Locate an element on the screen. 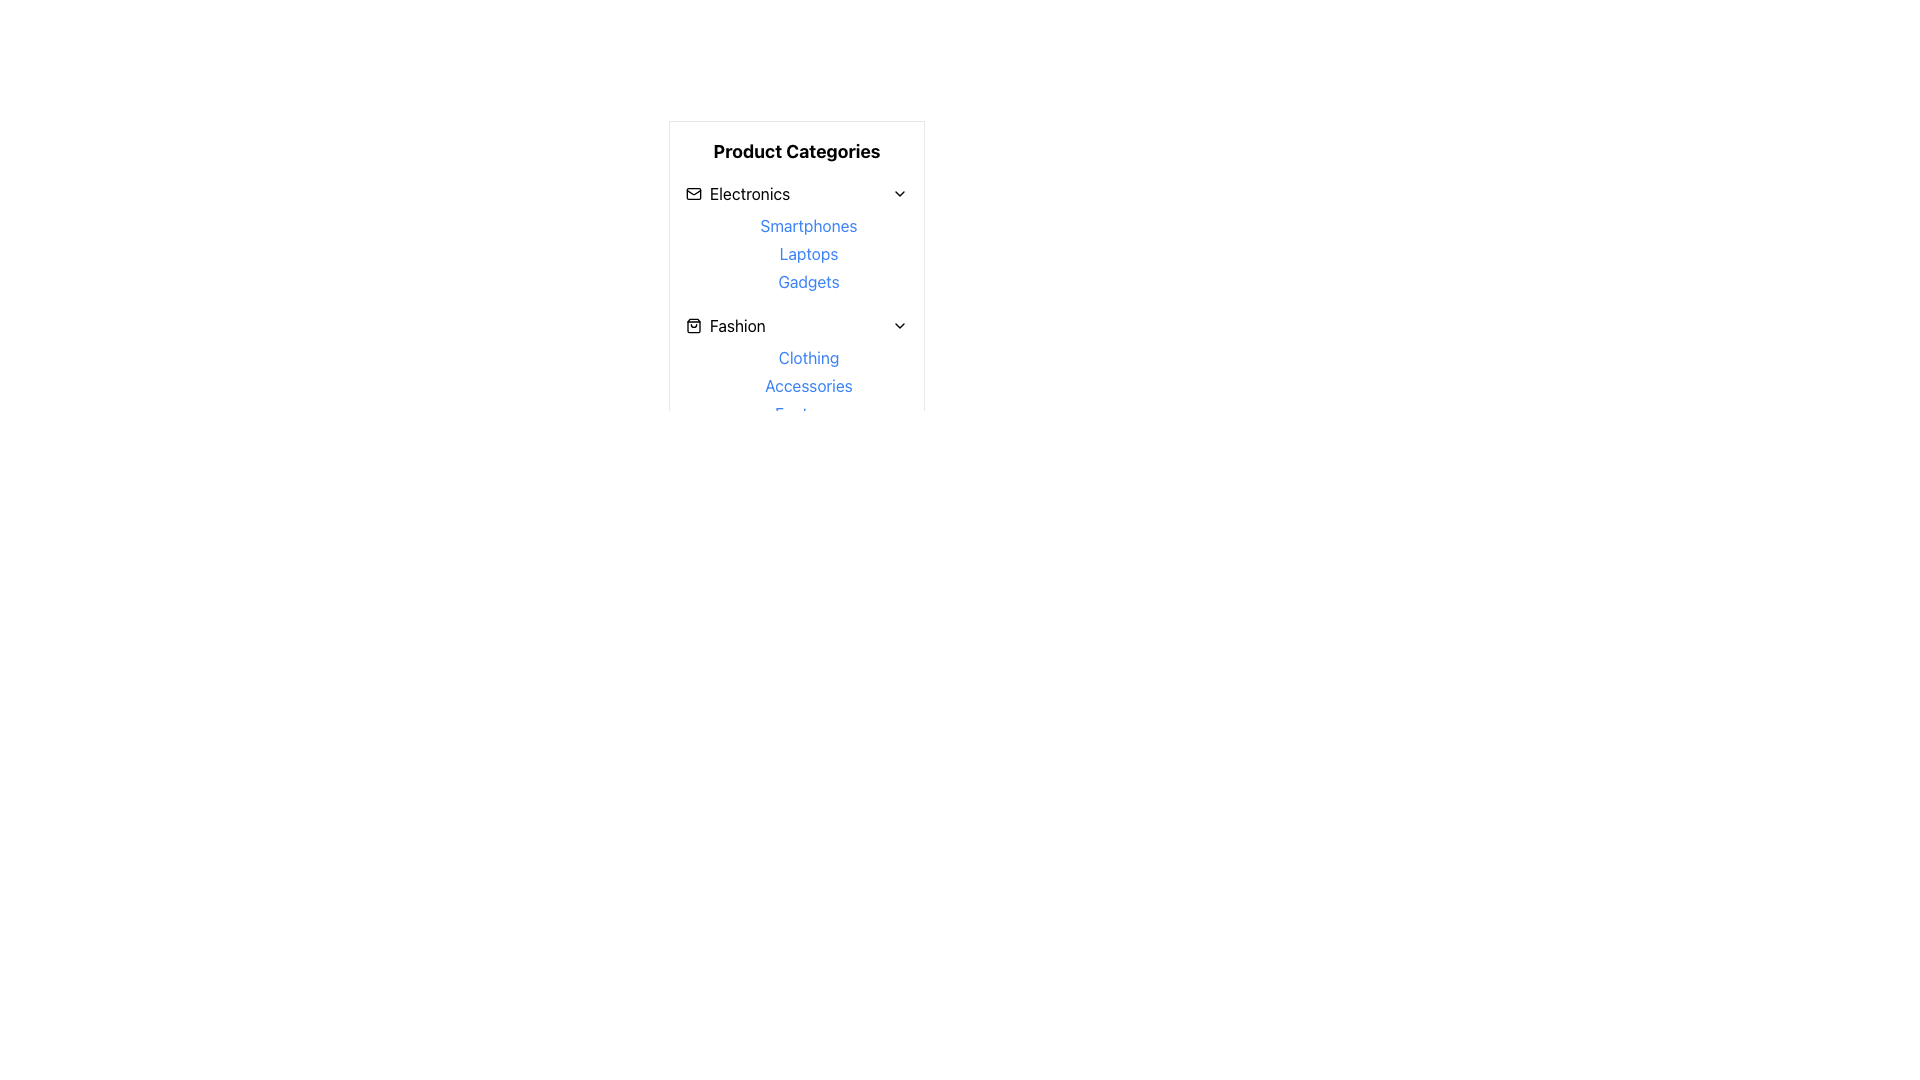  the chevron icon for dropdown functionality located at the rightmost side of the 'Electronics' category heading is located at coordinates (899, 193).